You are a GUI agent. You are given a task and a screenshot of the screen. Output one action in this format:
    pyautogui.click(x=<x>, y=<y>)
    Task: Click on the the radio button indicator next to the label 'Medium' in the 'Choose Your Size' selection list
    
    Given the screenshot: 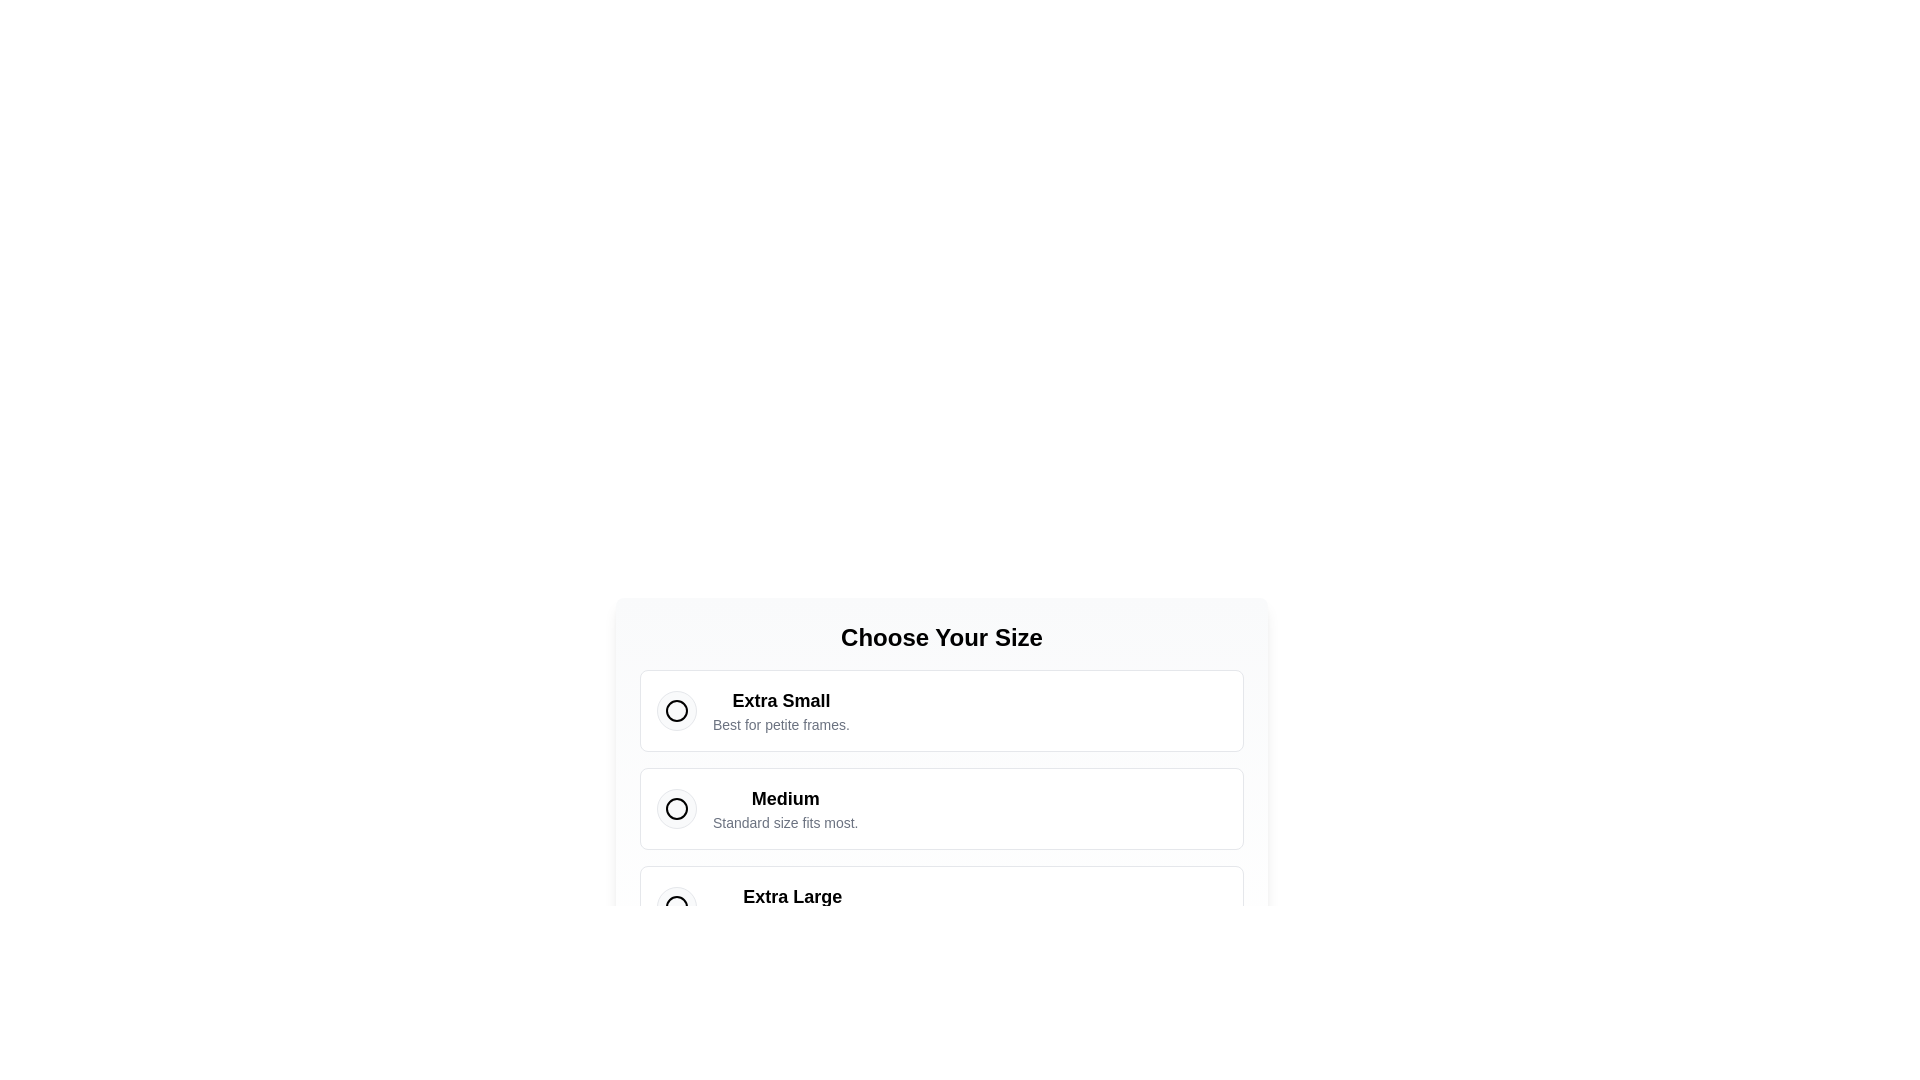 What is the action you would take?
    pyautogui.click(x=676, y=808)
    